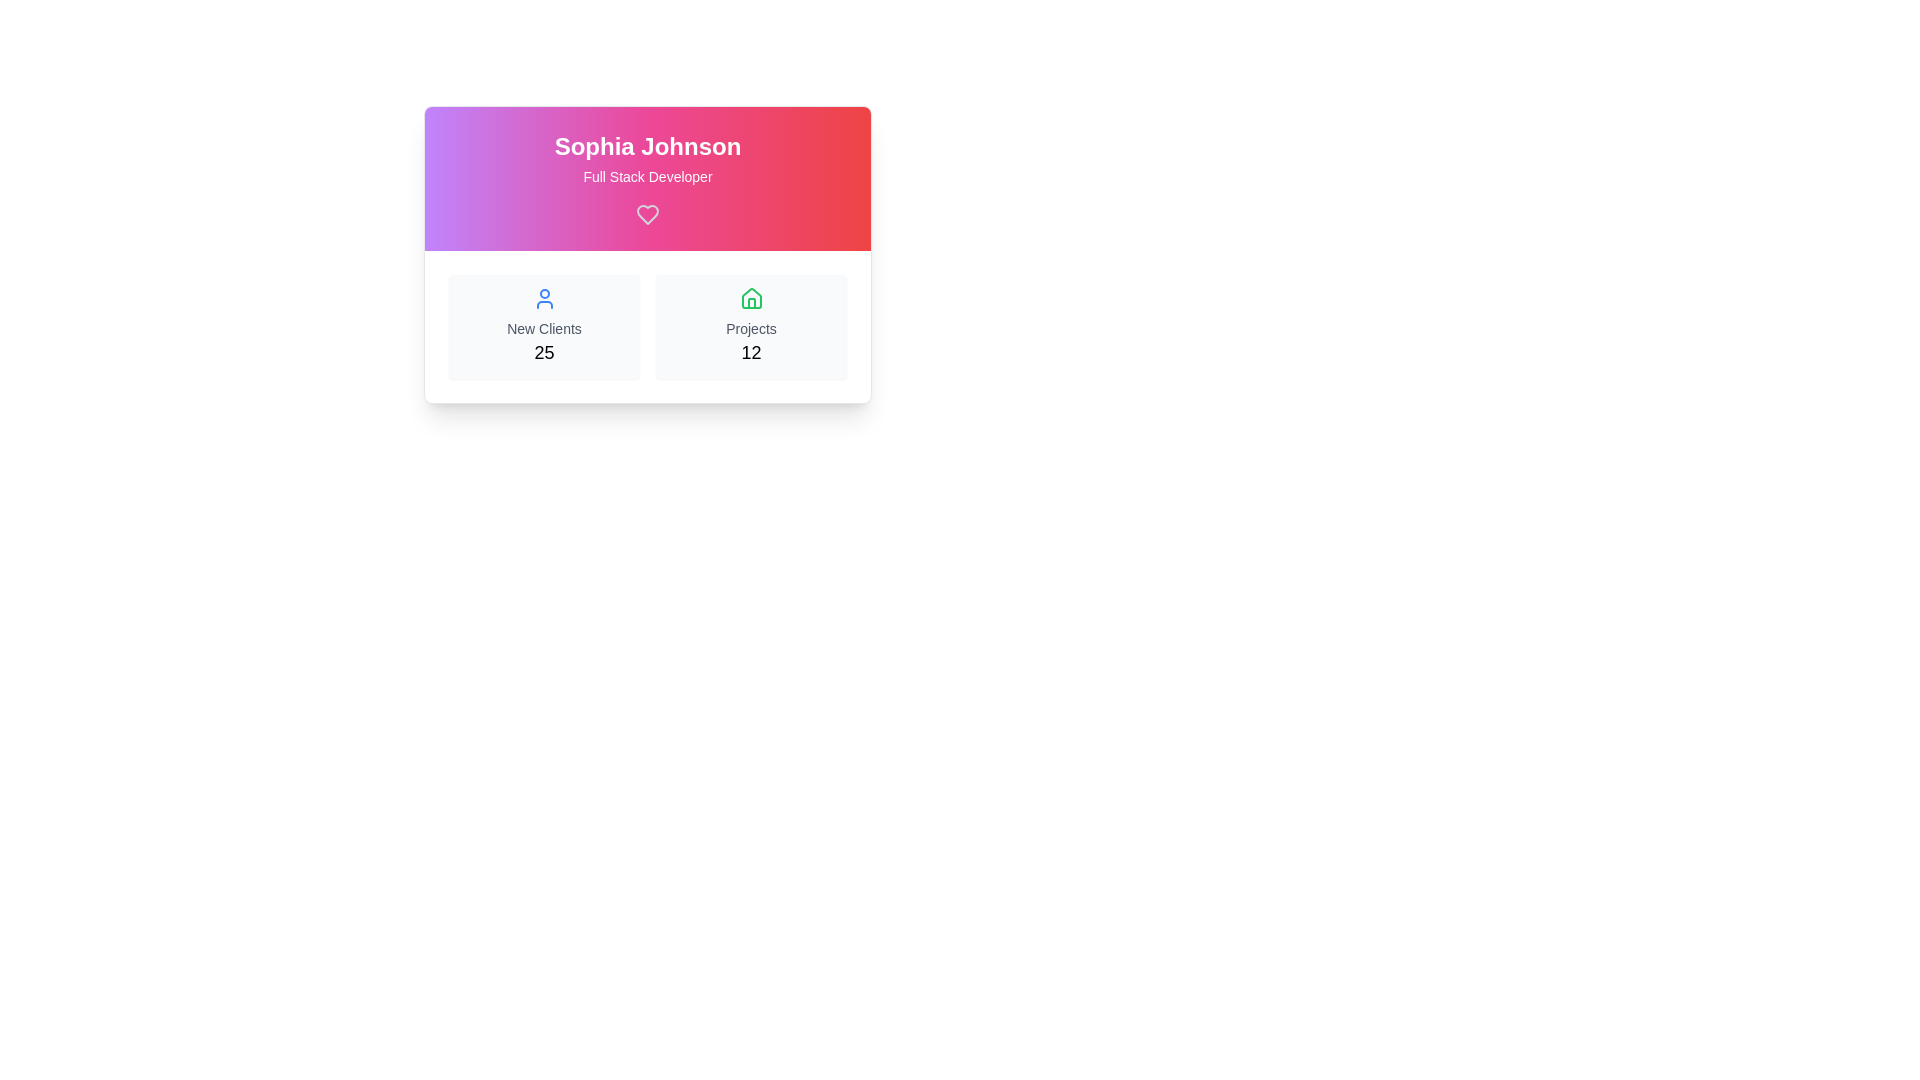 Image resolution: width=1920 pixels, height=1080 pixels. Describe the element at coordinates (750, 352) in the screenshot. I see `displayed number from the Text Label that shows the number of projects associated with the user, located in the bottom-right side of the card component, below the green house icon and above the 'Projects' label` at that location.